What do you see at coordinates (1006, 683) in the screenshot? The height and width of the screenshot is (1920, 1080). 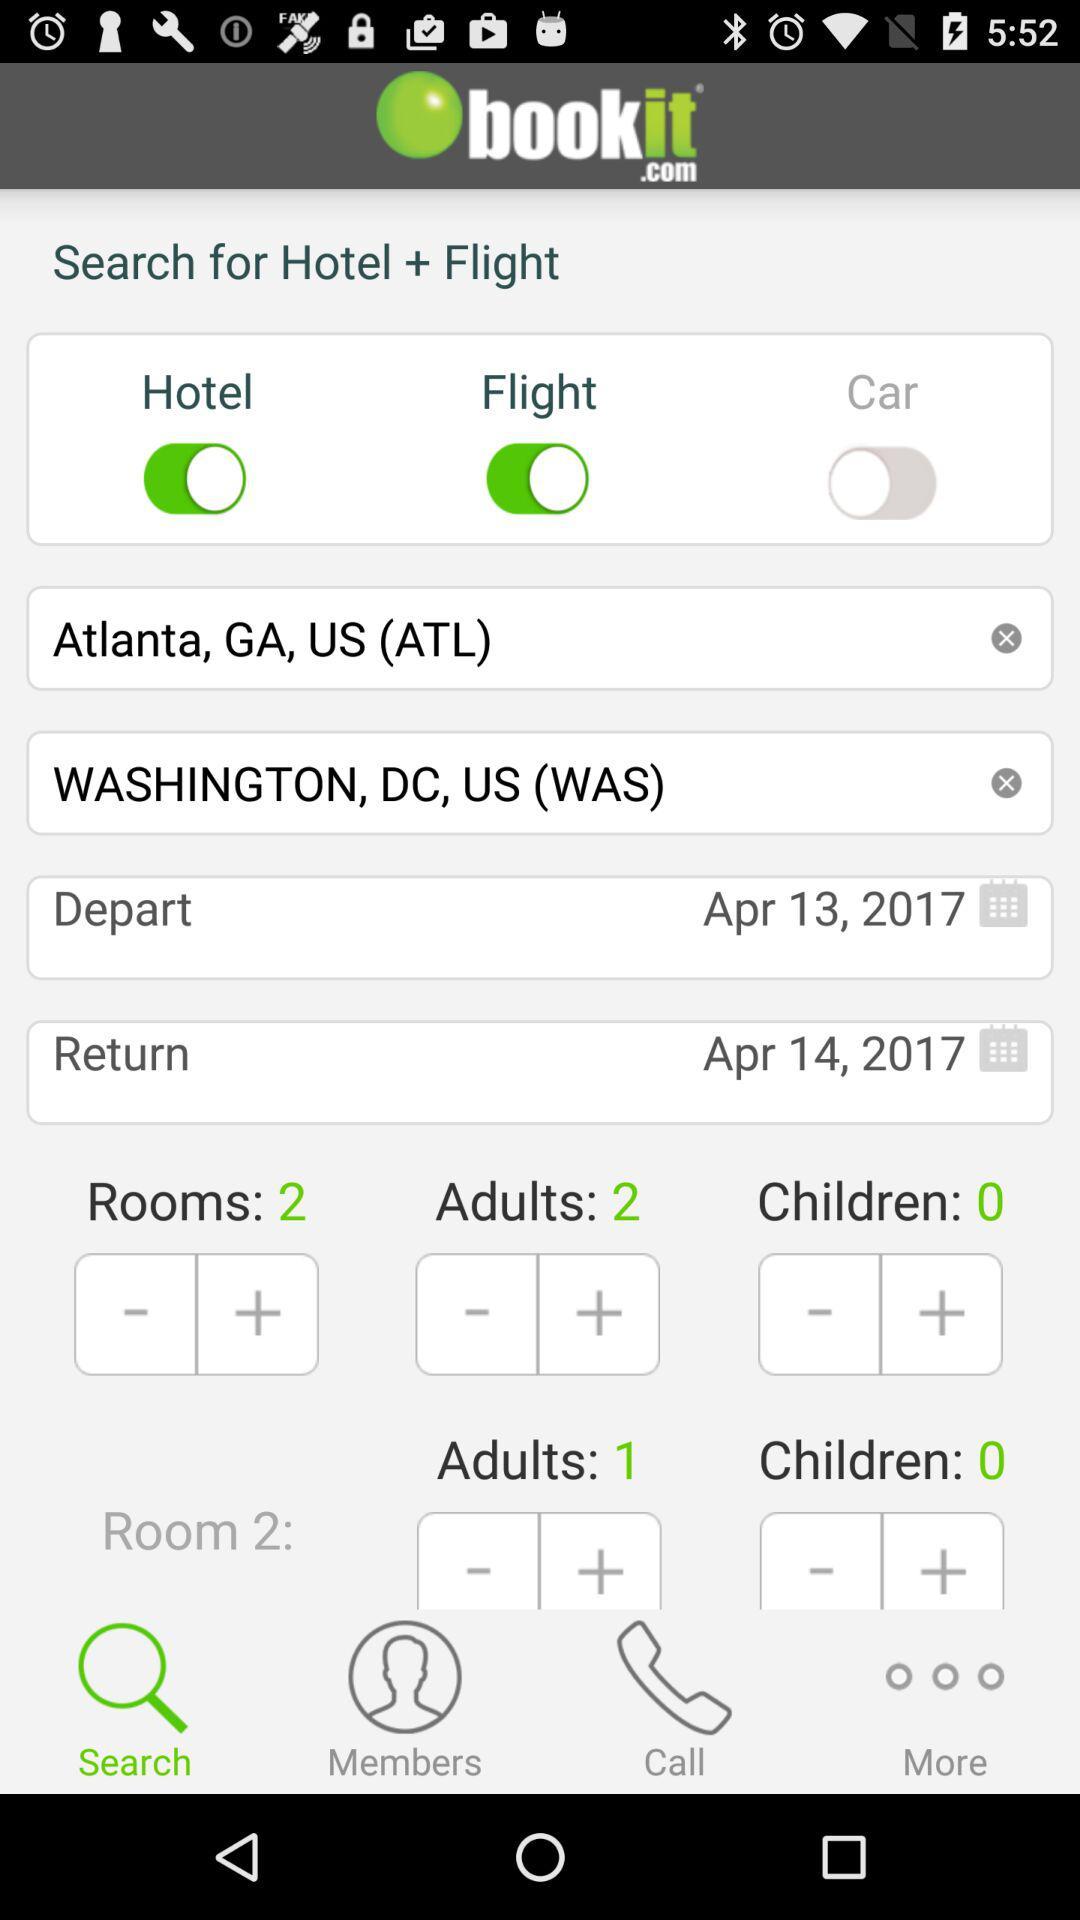 I see `the close icon` at bounding box center [1006, 683].